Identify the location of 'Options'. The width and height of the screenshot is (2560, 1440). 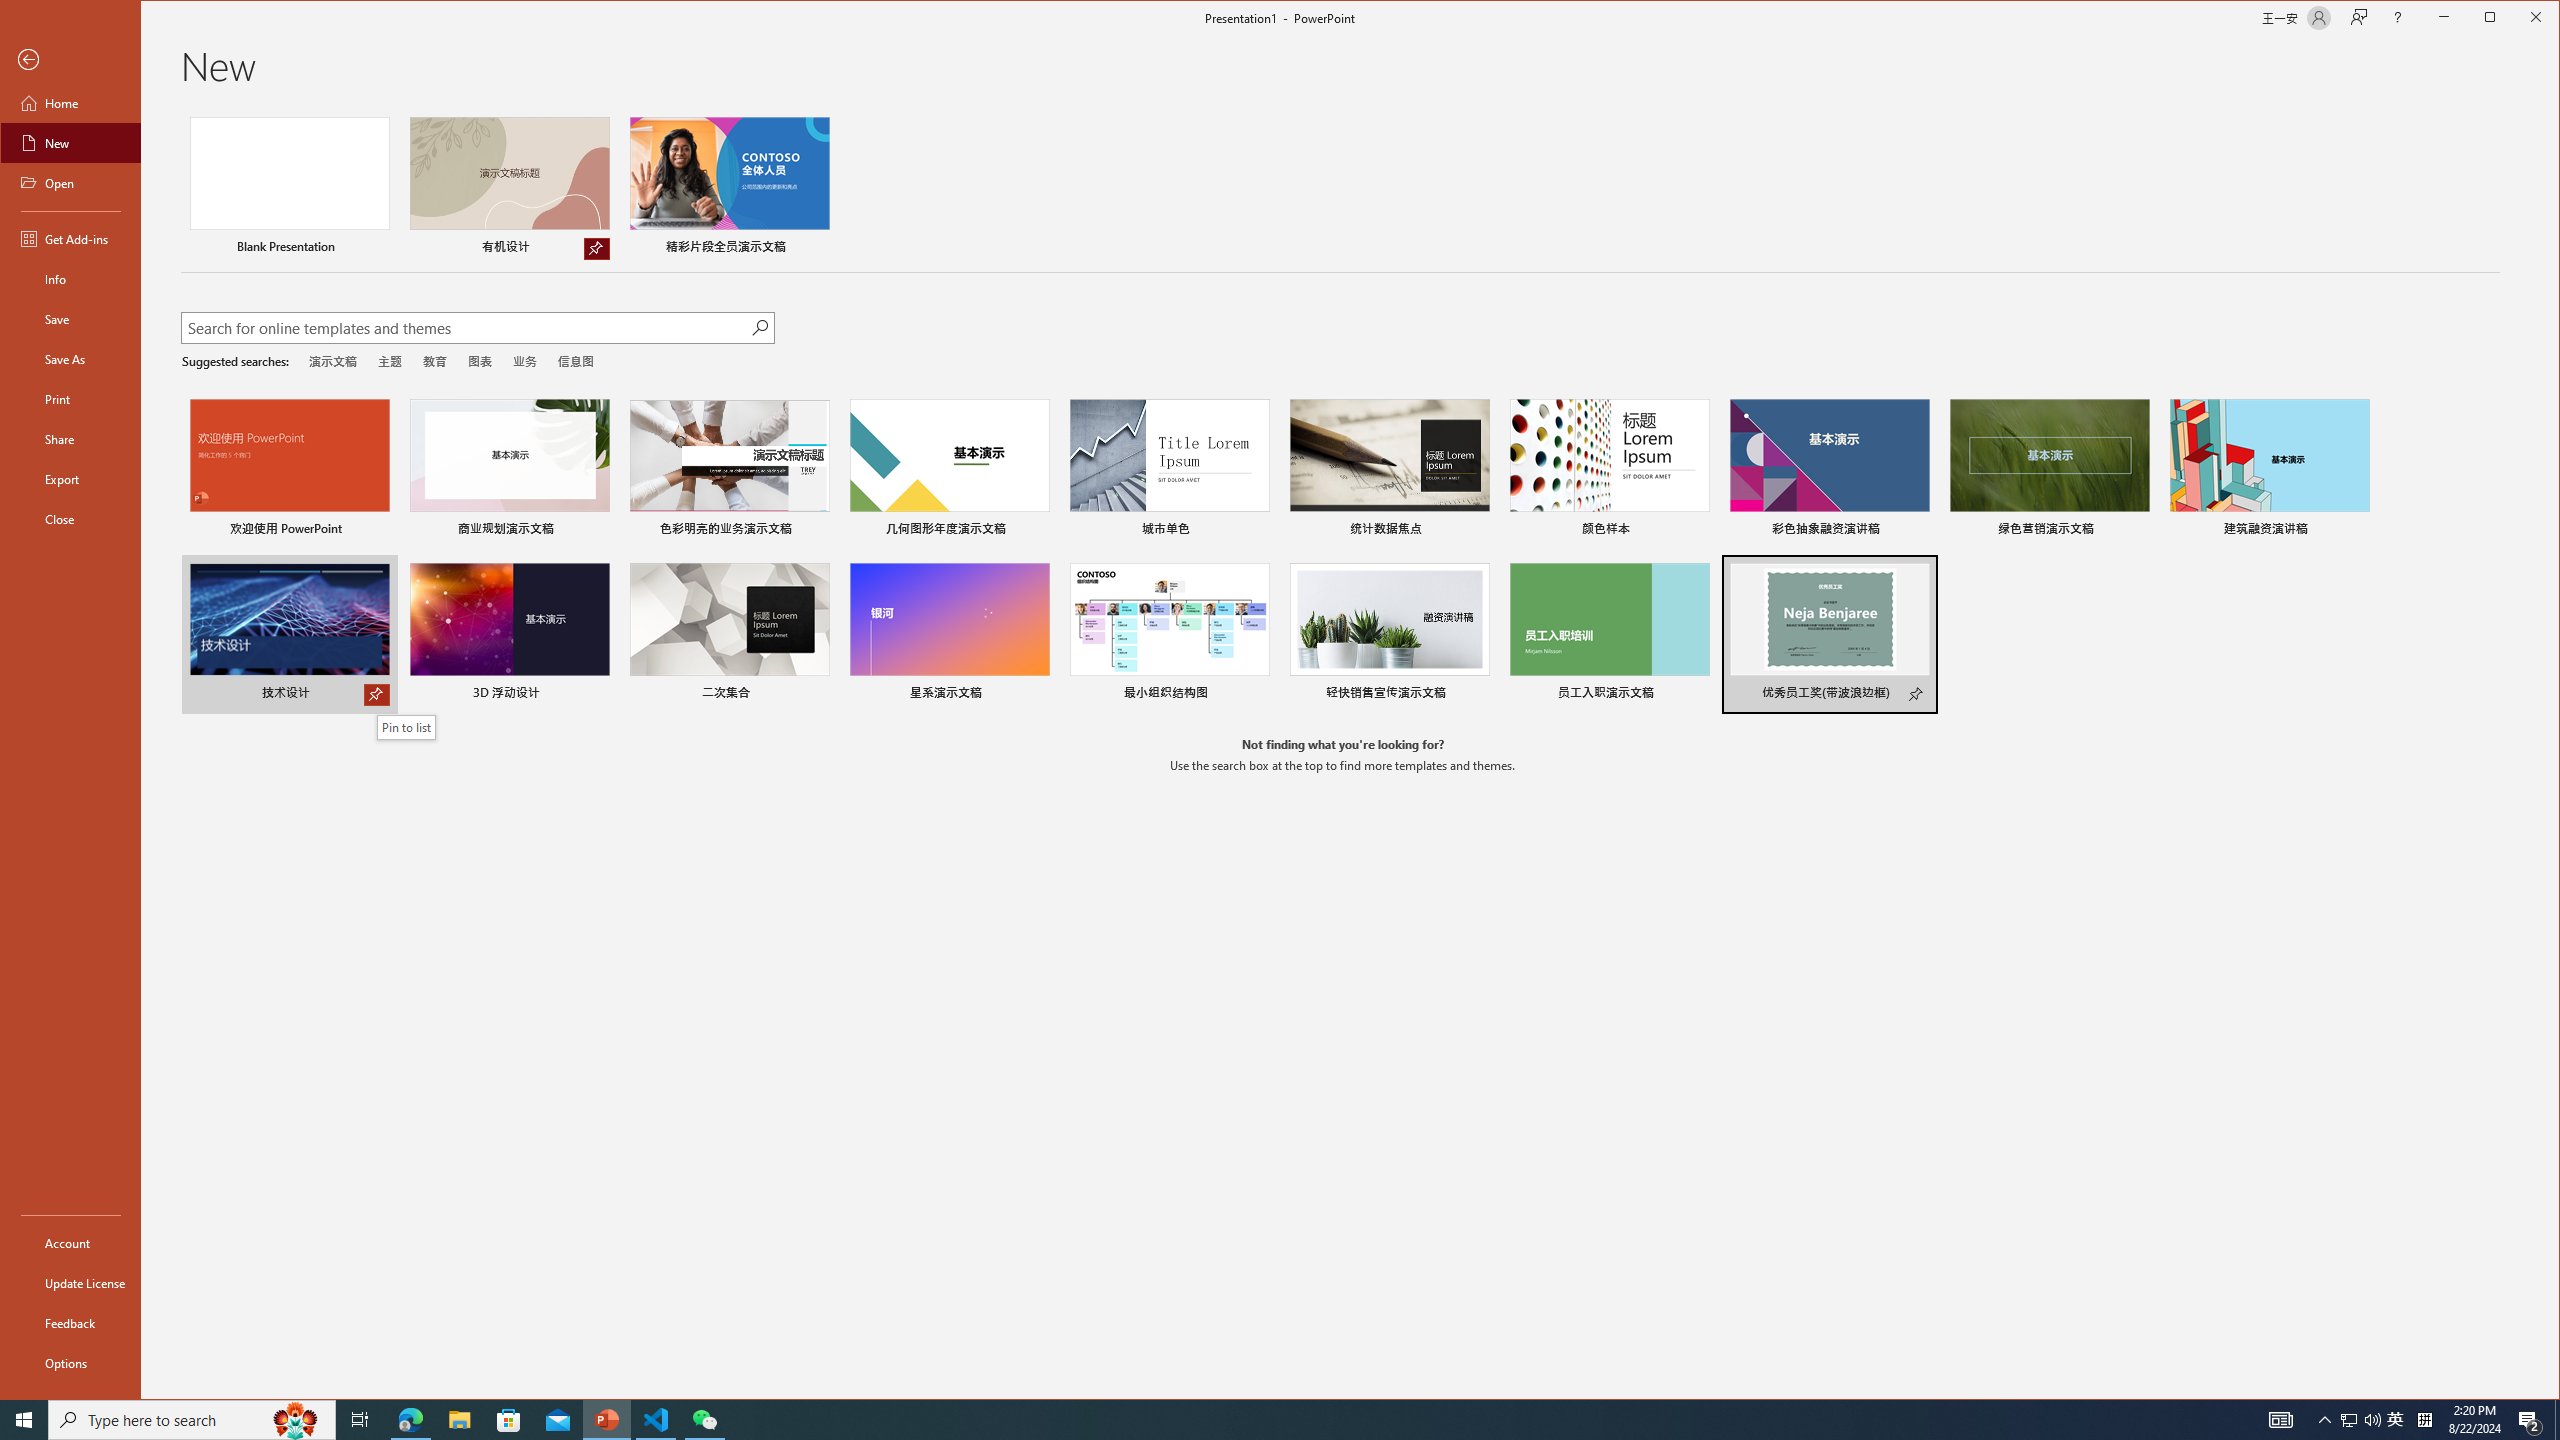
(69, 1362).